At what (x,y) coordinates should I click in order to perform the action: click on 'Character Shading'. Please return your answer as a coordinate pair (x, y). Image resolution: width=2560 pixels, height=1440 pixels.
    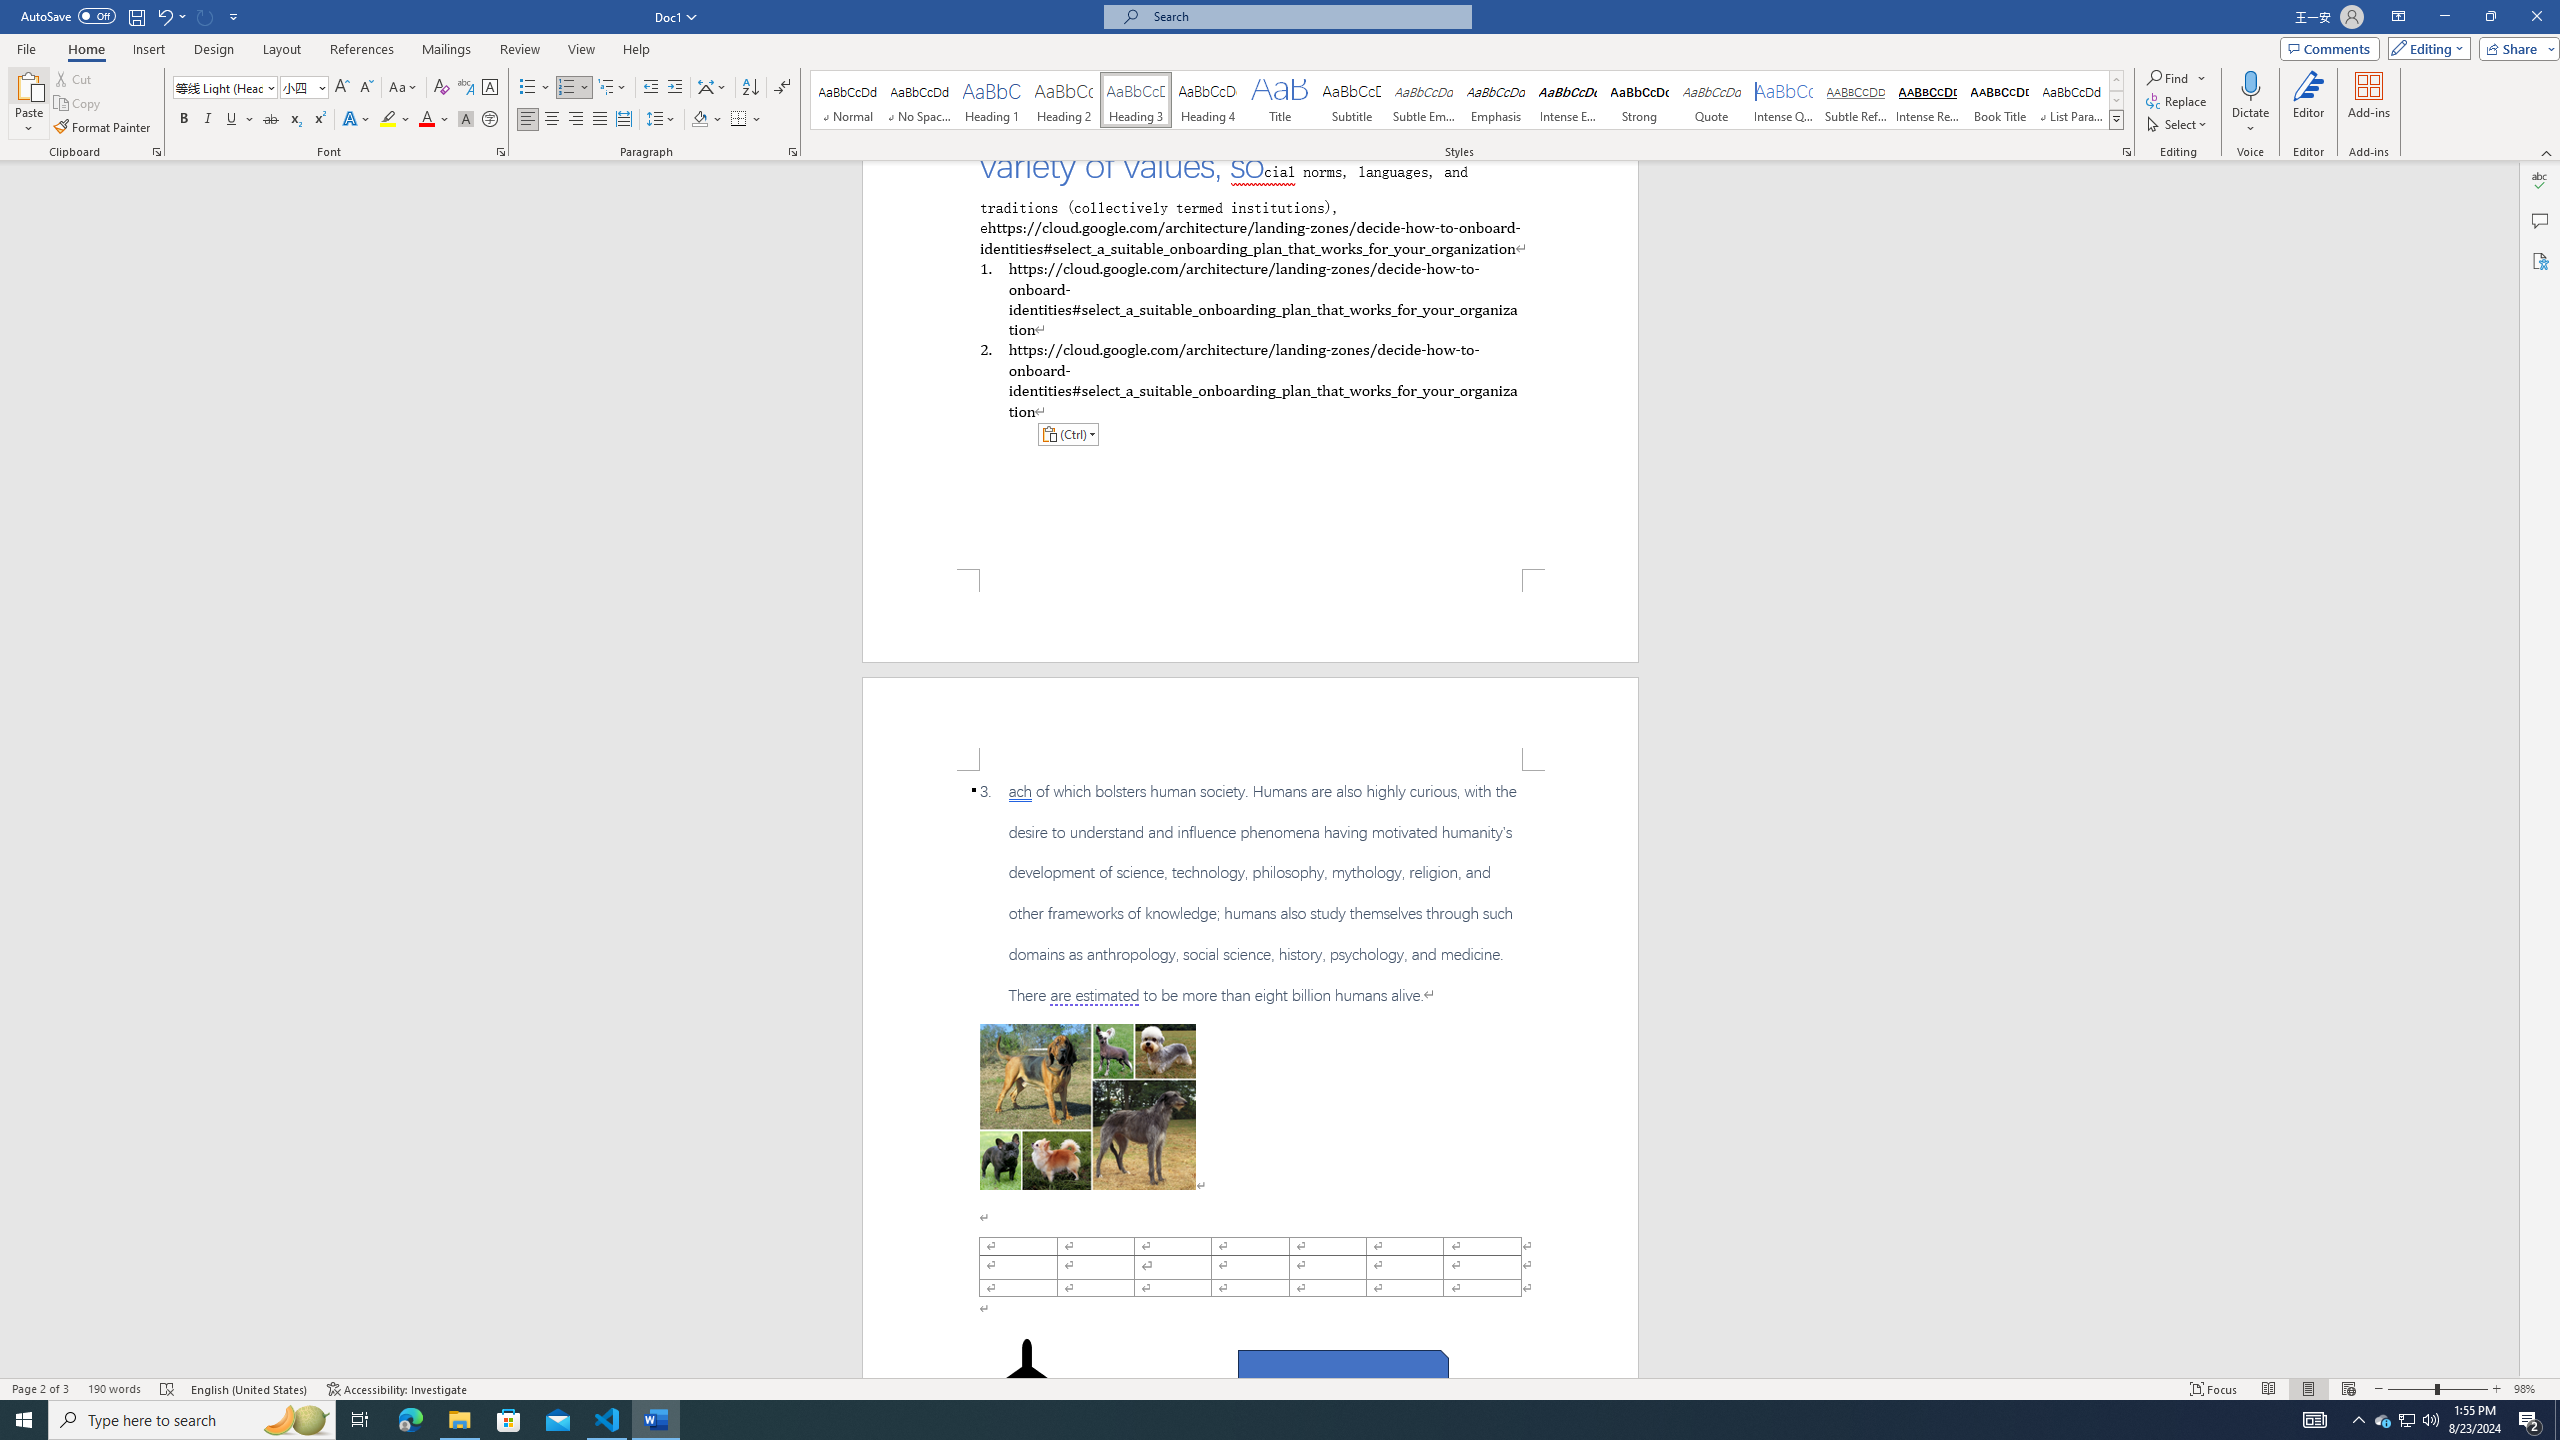
    Looking at the image, I should click on (464, 118).